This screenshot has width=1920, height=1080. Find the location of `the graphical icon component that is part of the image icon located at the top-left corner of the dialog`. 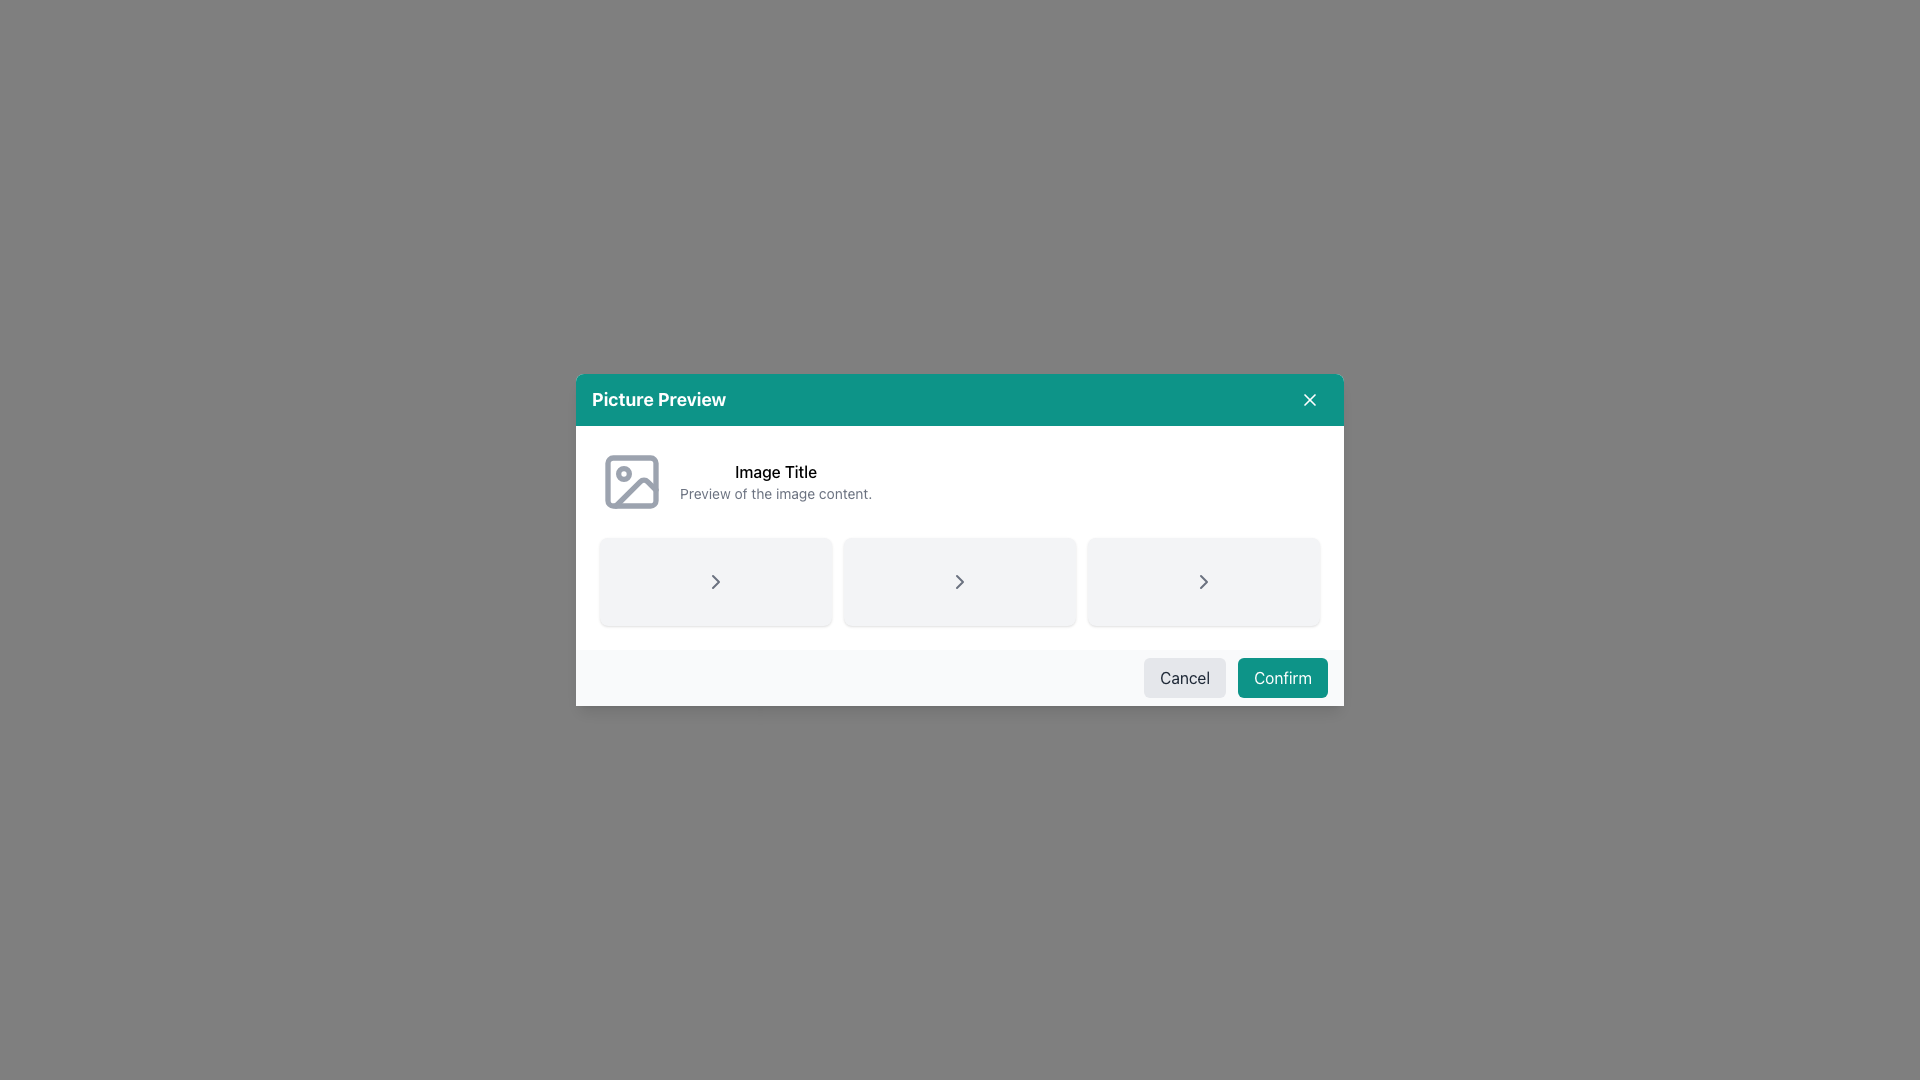

the graphical icon component that is part of the image icon located at the top-left corner of the dialog is located at coordinates (631, 482).